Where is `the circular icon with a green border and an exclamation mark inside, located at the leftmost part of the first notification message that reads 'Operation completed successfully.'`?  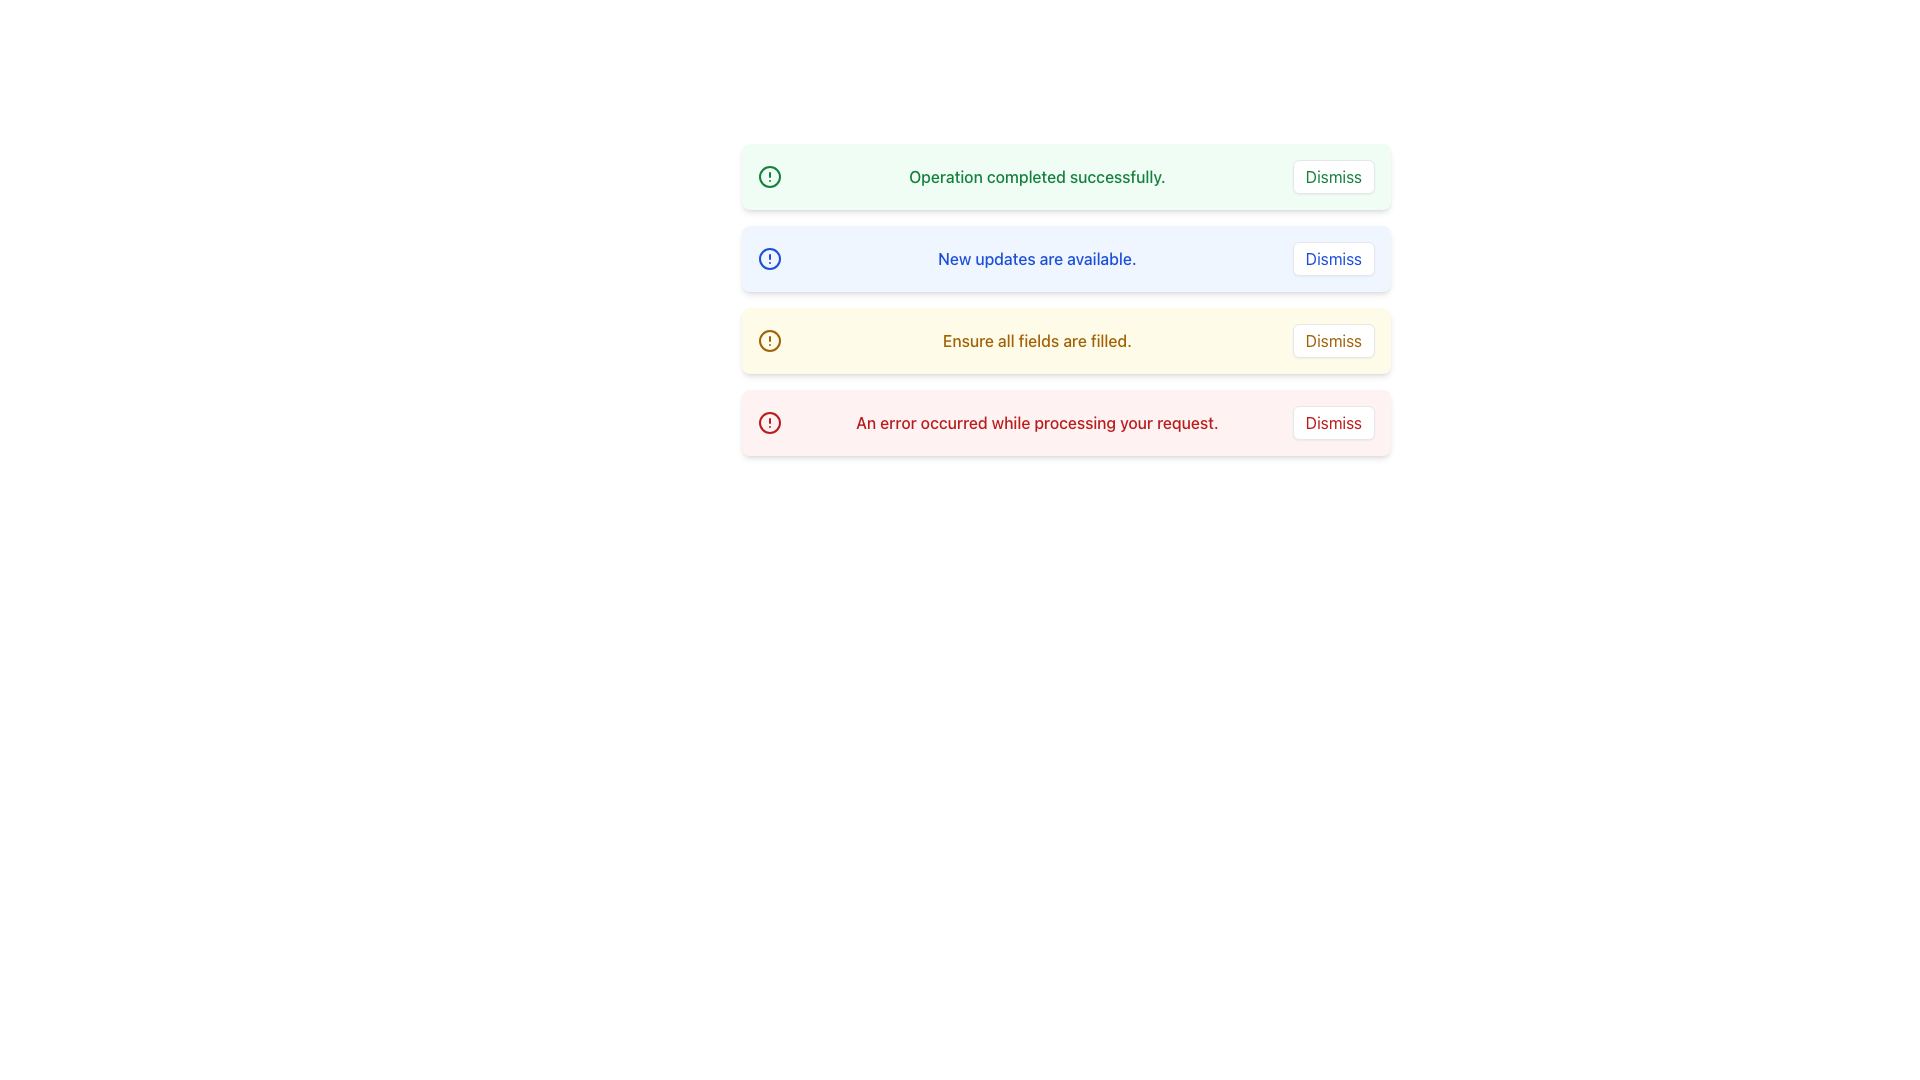
the circular icon with a green border and an exclamation mark inside, located at the leftmost part of the first notification message that reads 'Operation completed successfully.' is located at coordinates (768, 176).